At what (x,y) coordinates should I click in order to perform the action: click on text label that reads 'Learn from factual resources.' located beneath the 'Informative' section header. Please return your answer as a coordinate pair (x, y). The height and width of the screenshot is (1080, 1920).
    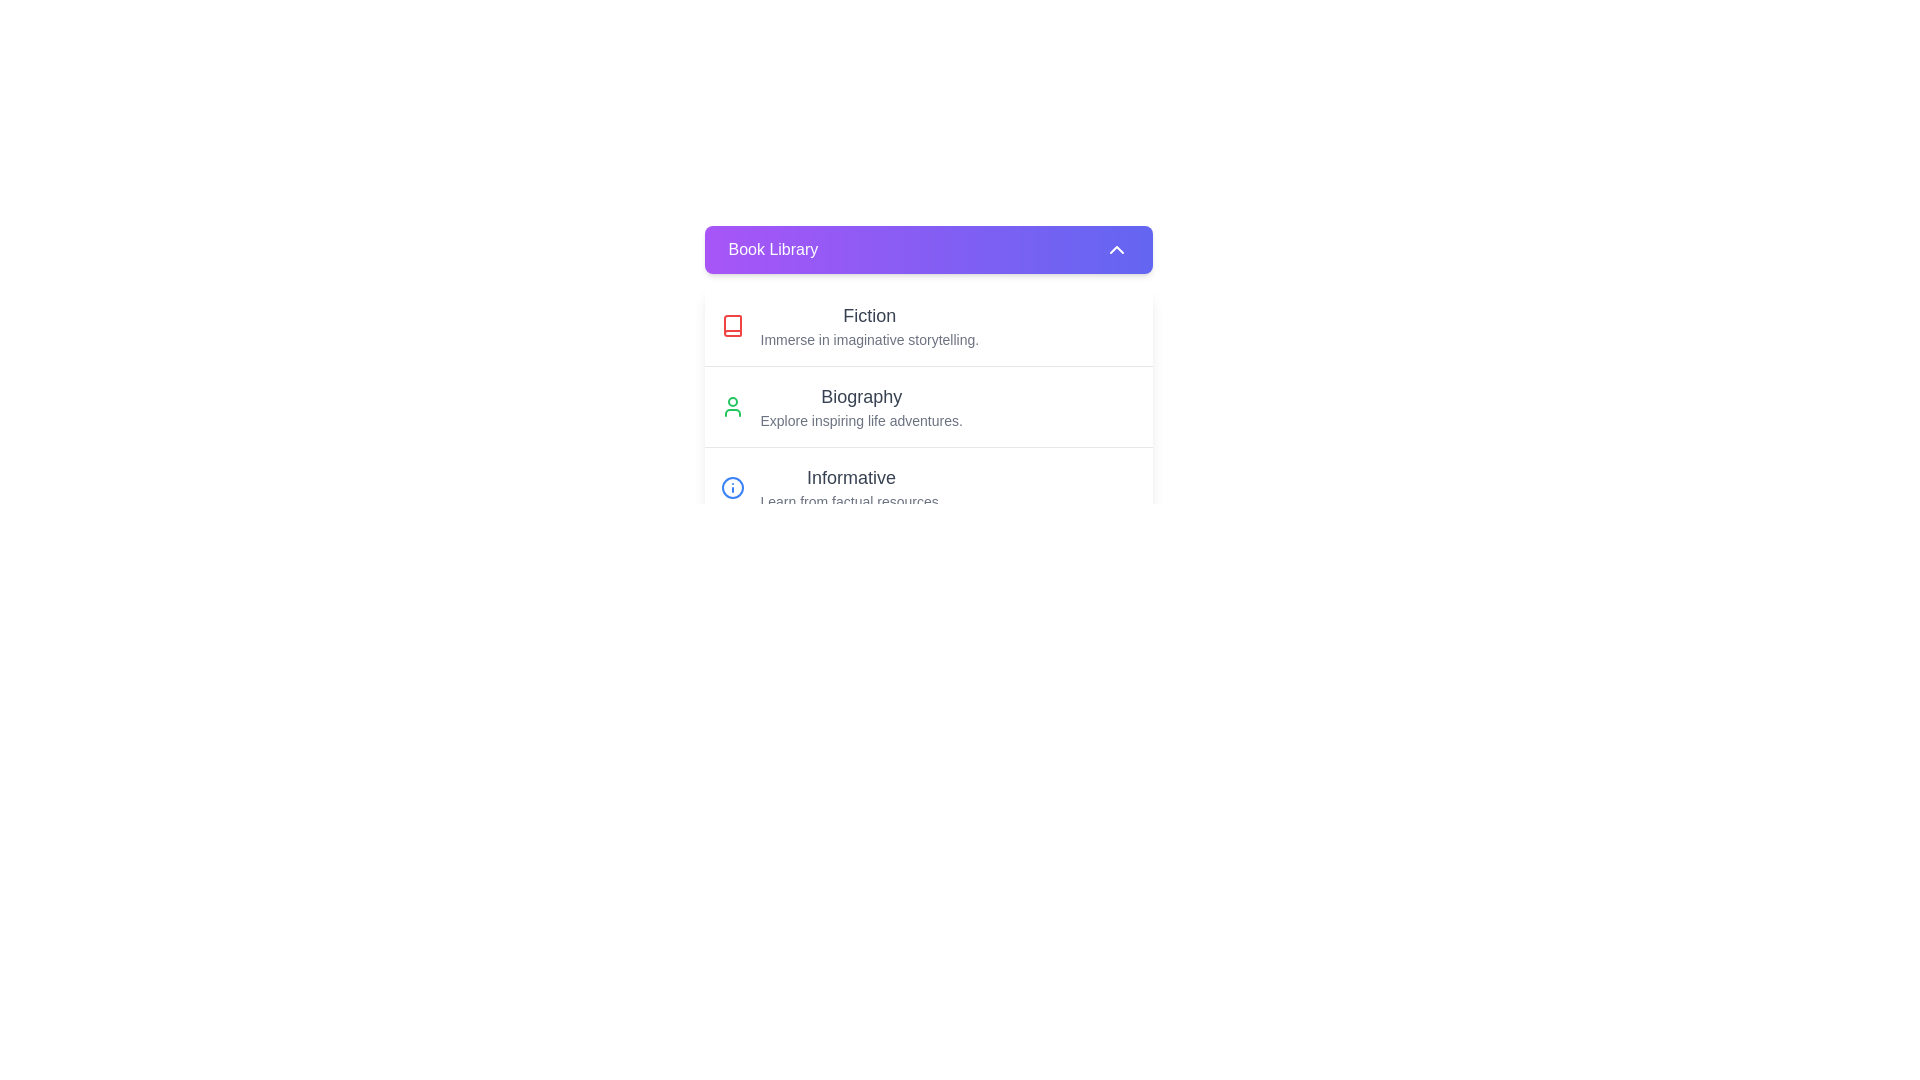
    Looking at the image, I should click on (851, 500).